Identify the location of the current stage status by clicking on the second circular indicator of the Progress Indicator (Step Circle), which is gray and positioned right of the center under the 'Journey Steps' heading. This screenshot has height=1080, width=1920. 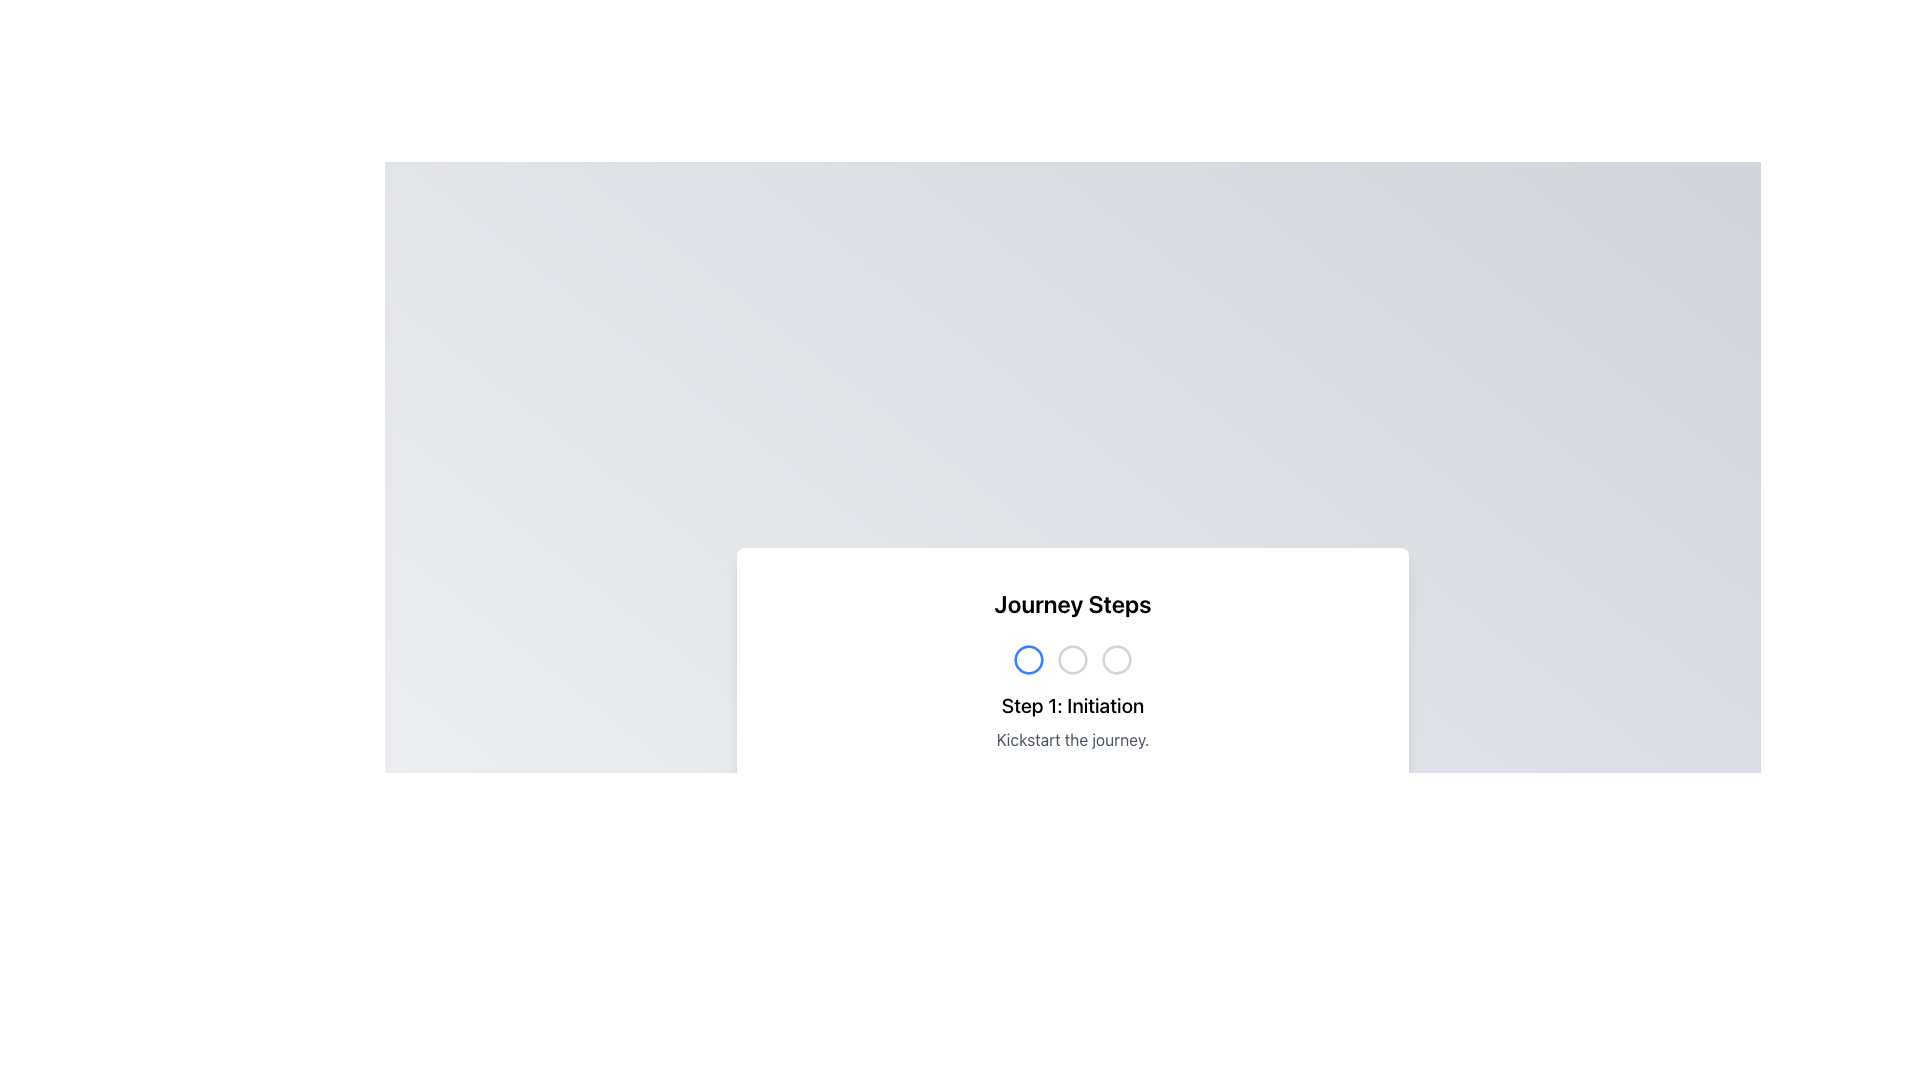
(1072, 659).